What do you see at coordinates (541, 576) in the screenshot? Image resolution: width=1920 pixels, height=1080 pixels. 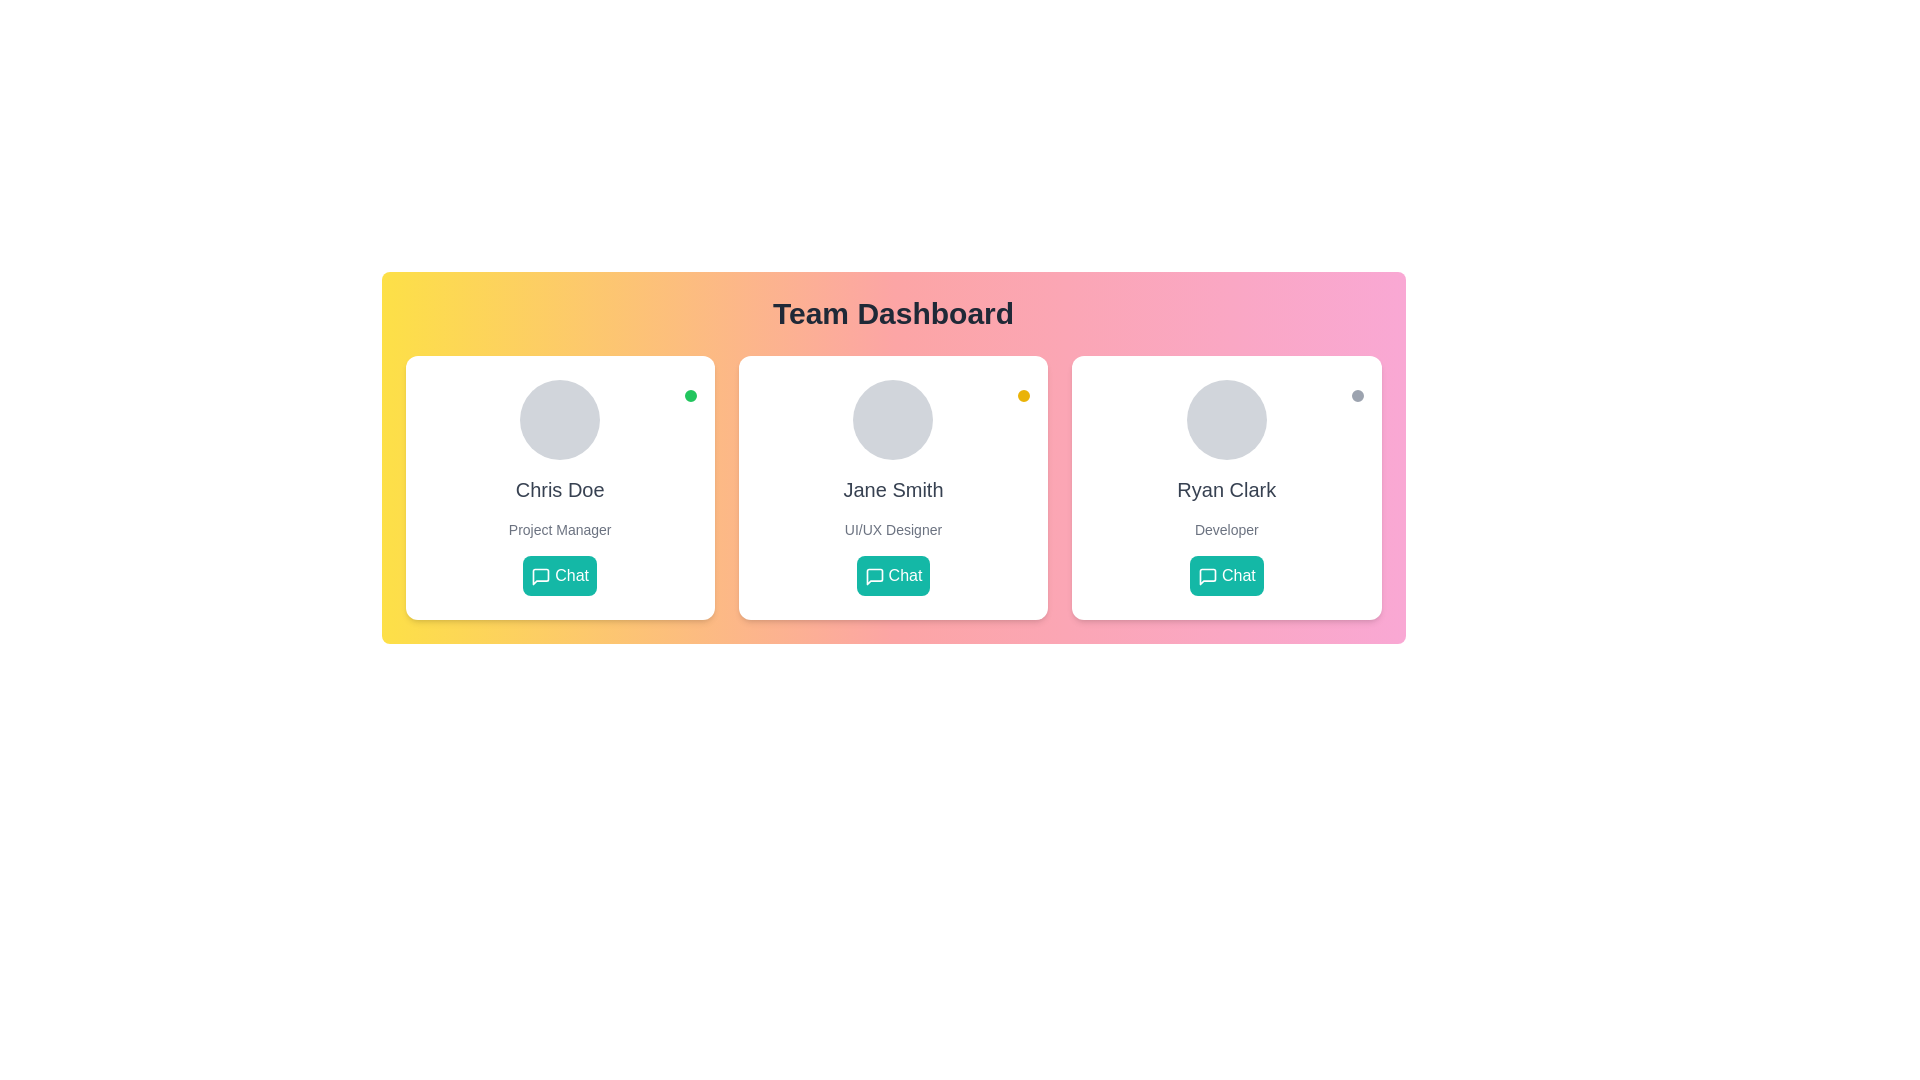 I see `the 'Chat' button icon located below Chris Doe's name and role to initiate a chat or messaging interaction` at bounding box center [541, 576].